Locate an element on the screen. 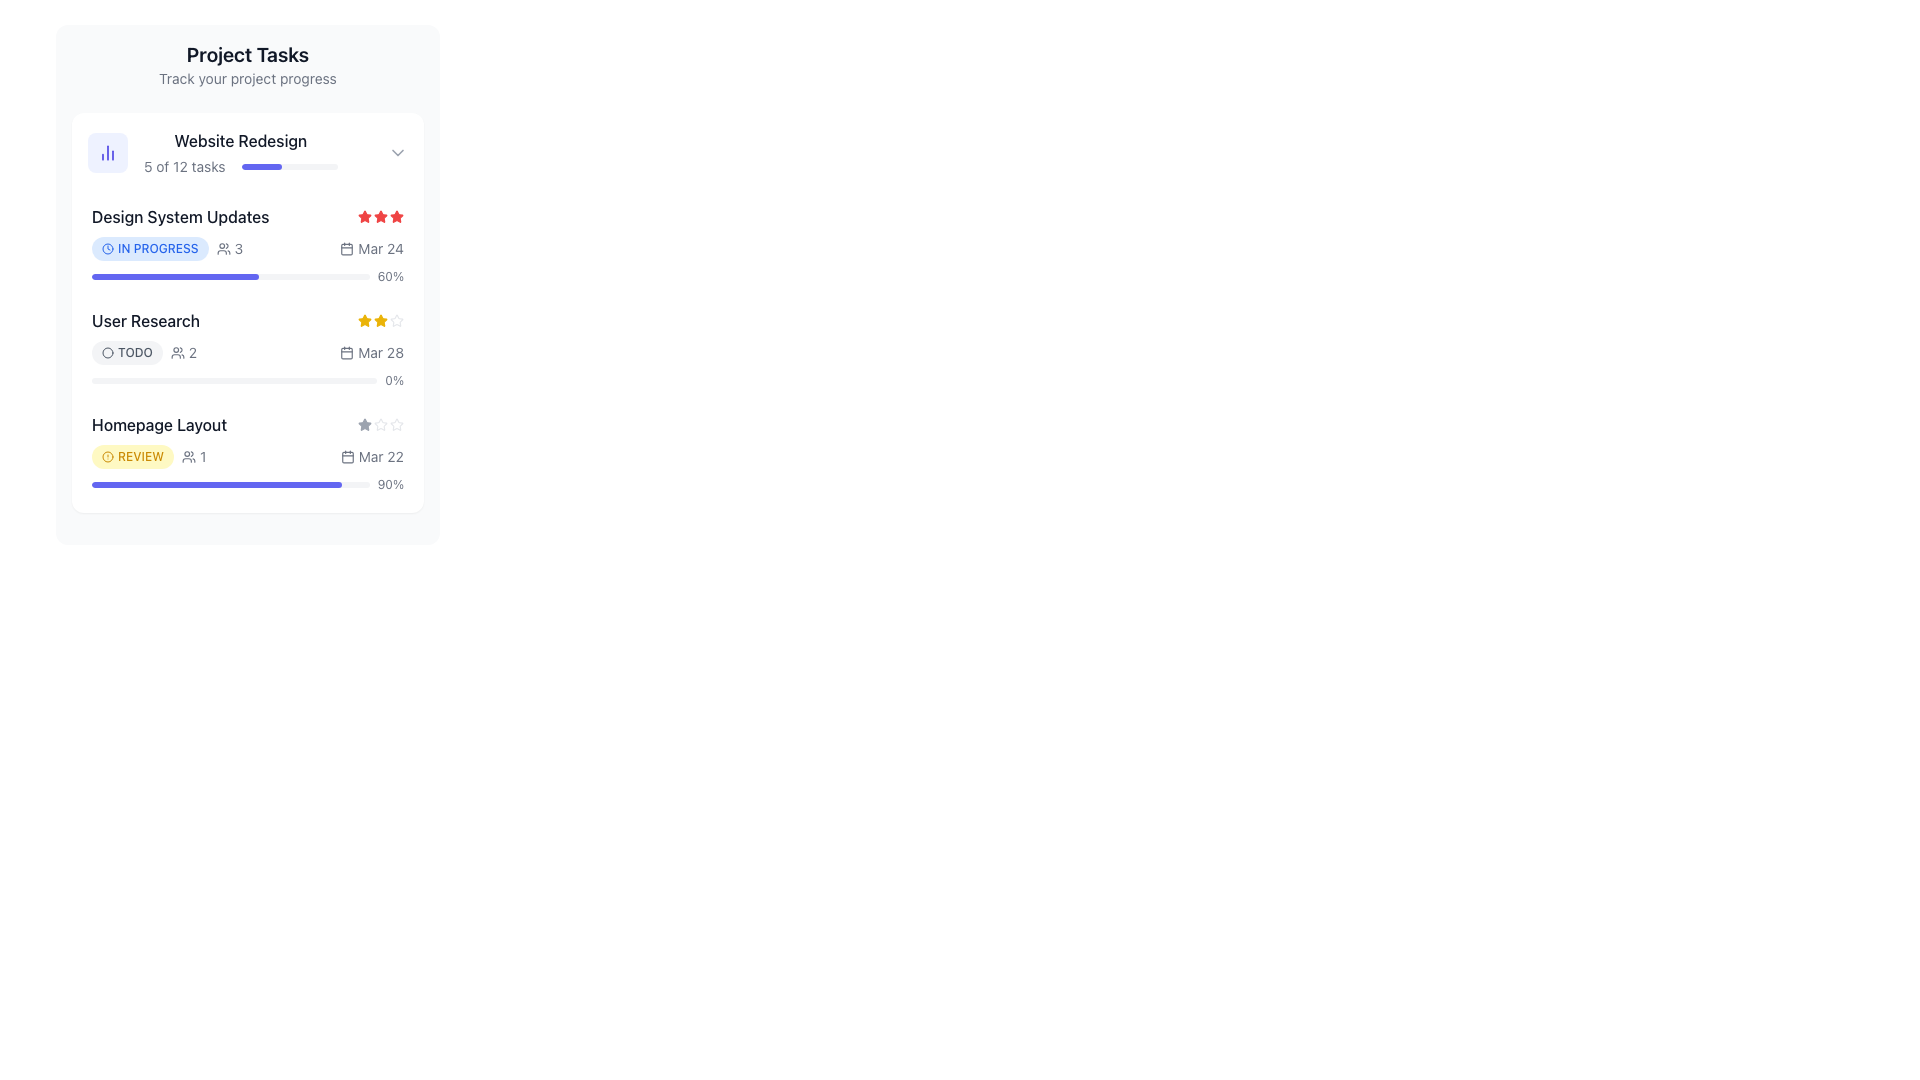  the red star icon, which is the first in a row of three stars under the 'Design System Updates' section in 'Project Tasks' is located at coordinates (364, 216).